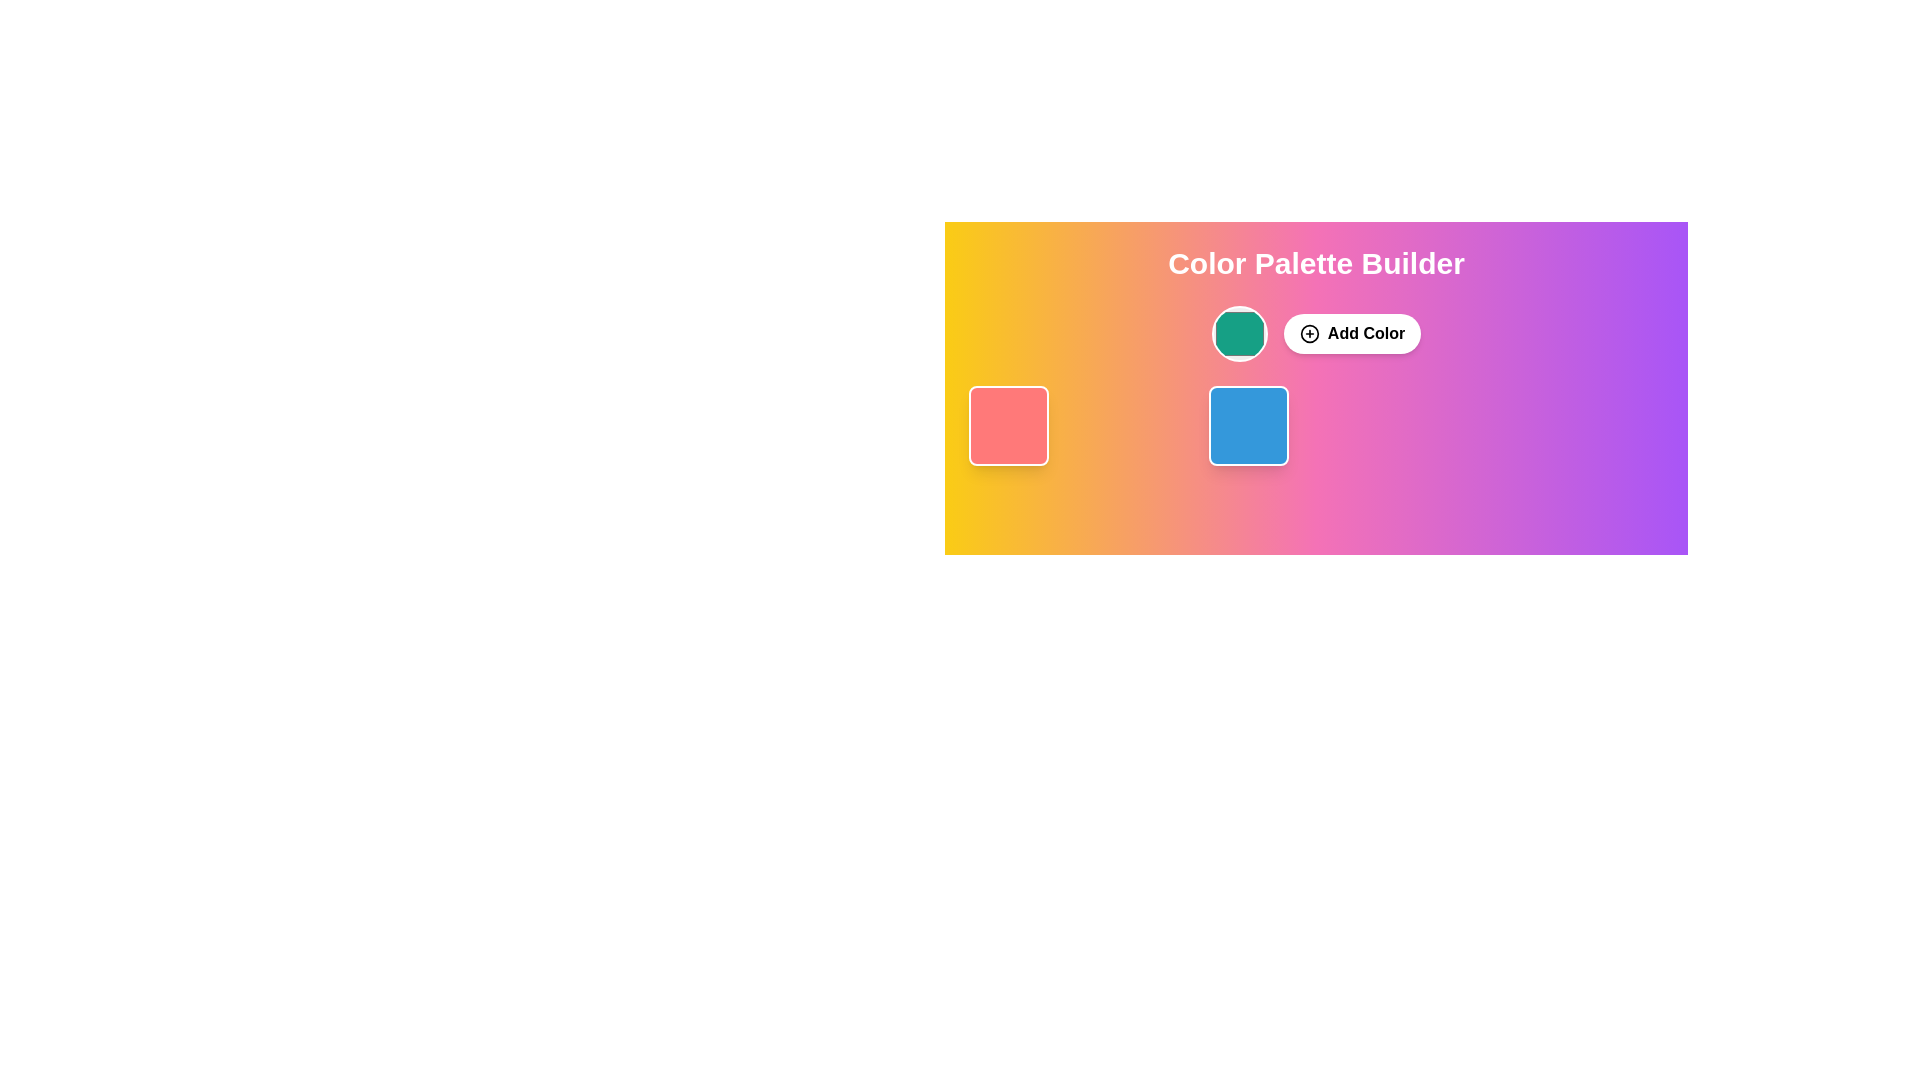  What do you see at coordinates (1316, 333) in the screenshot?
I see `the 'Add Color' button, which has a rounded white background and bold black text, located under the 'Color Palette Builder' header` at bounding box center [1316, 333].